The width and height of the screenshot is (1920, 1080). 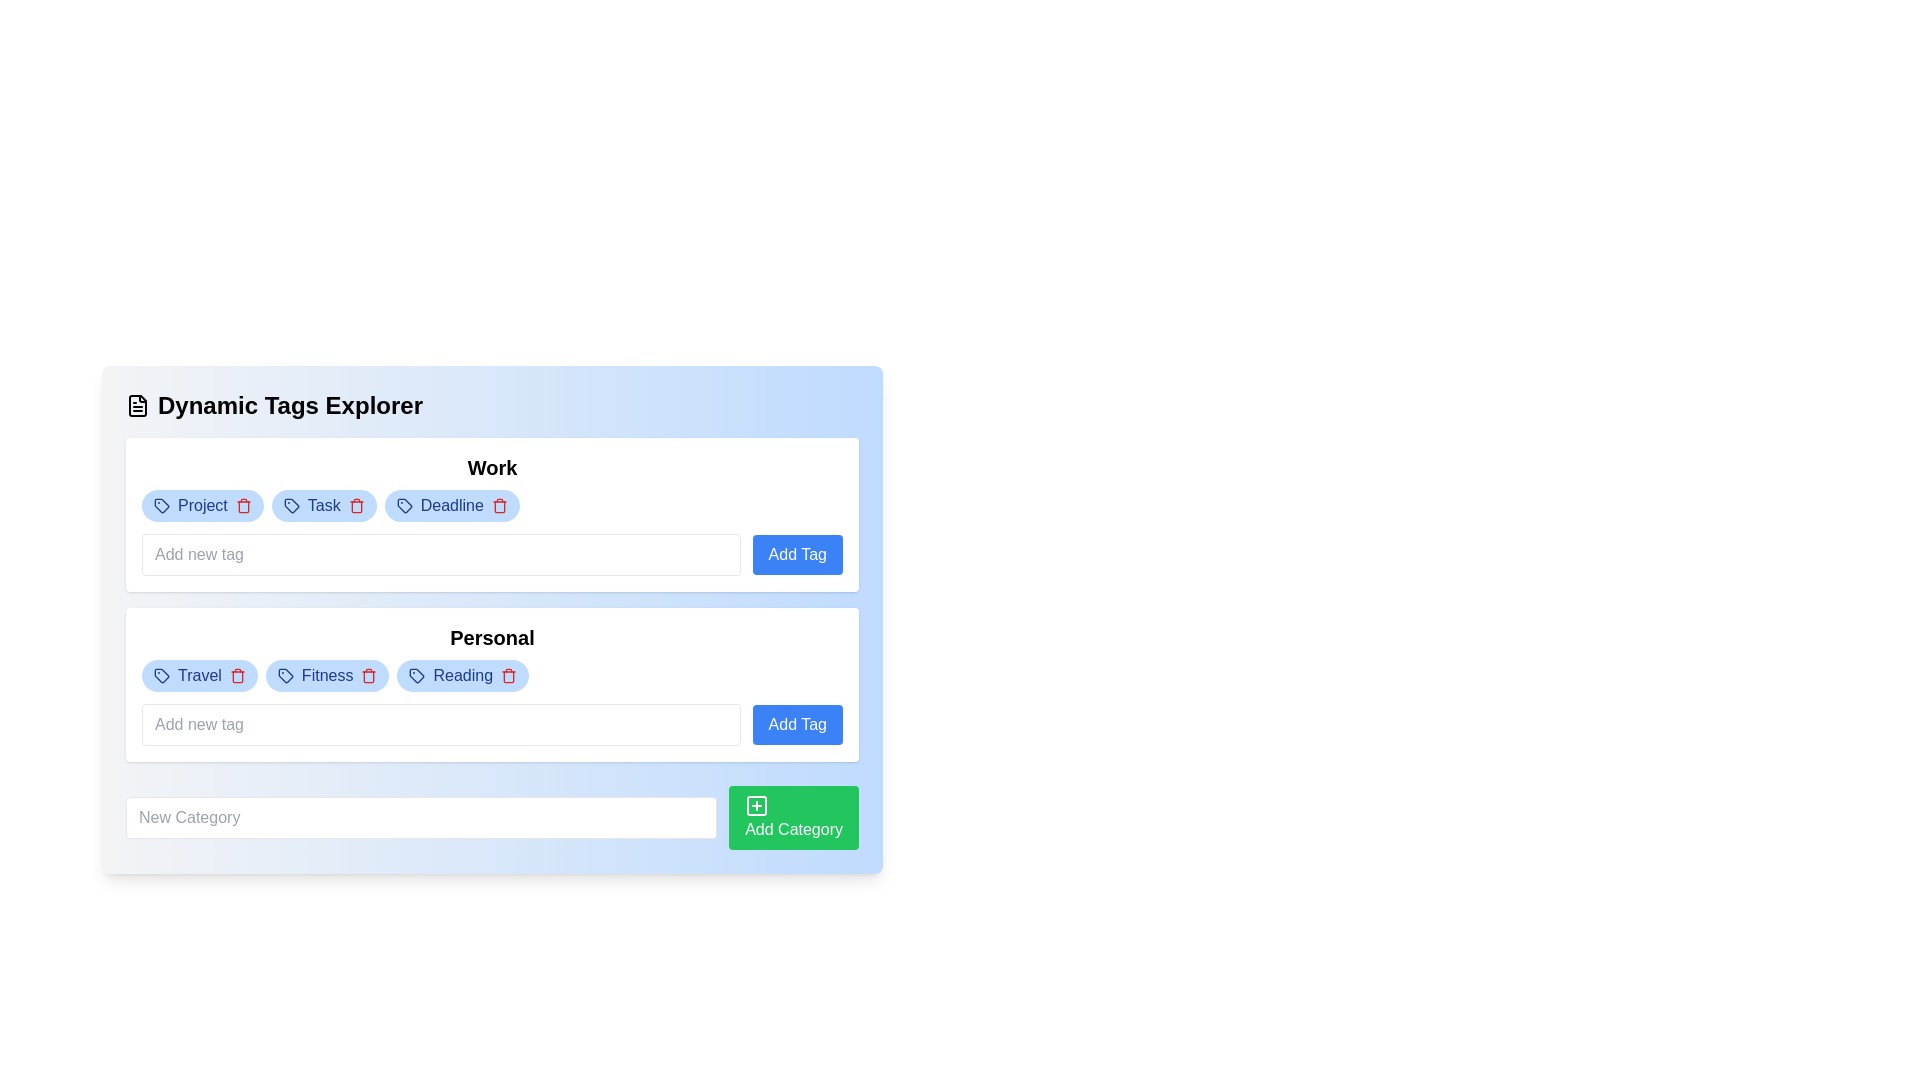 I want to click on the blue outlined tag icon with a circular dot, located to the far left of the 'Travel' label in the 'Personal' category, so click(x=162, y=675).